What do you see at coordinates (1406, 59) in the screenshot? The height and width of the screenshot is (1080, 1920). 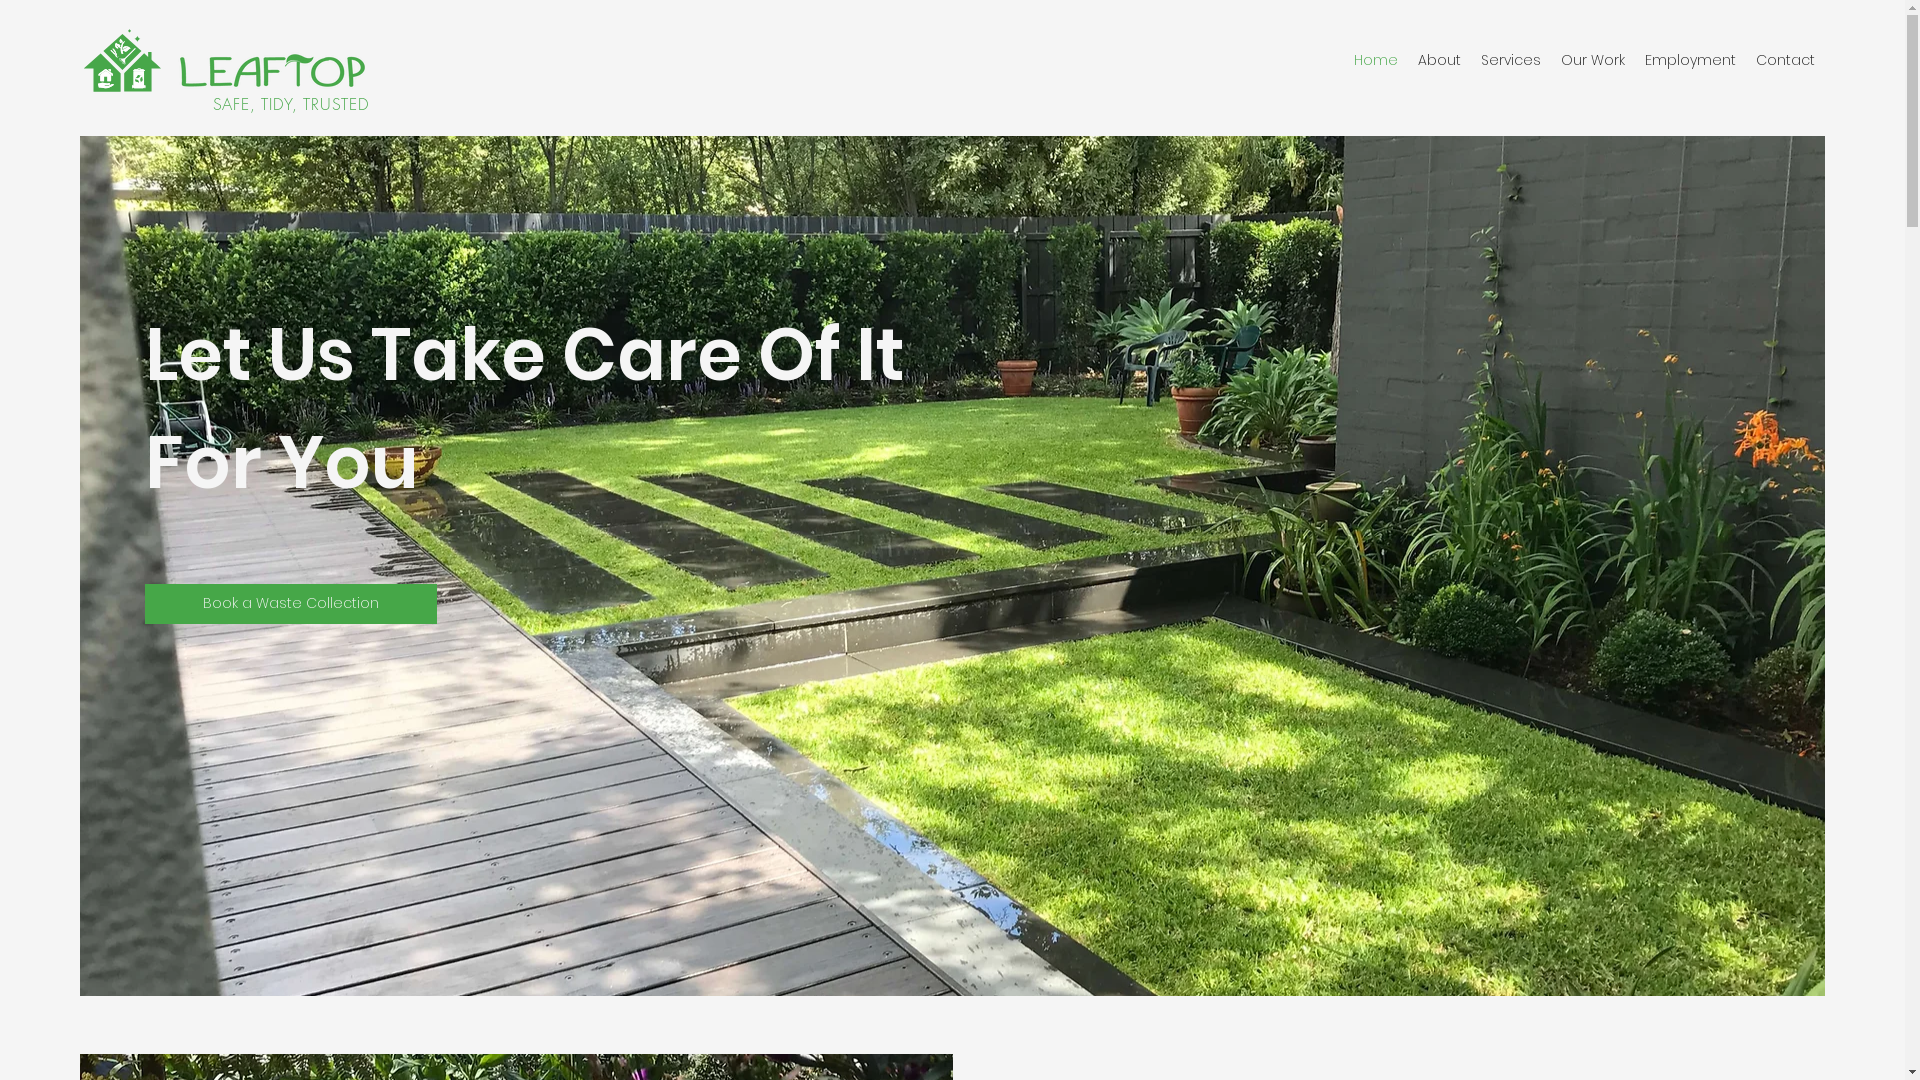 I see `'About'` at bounding box center [1406, 59].